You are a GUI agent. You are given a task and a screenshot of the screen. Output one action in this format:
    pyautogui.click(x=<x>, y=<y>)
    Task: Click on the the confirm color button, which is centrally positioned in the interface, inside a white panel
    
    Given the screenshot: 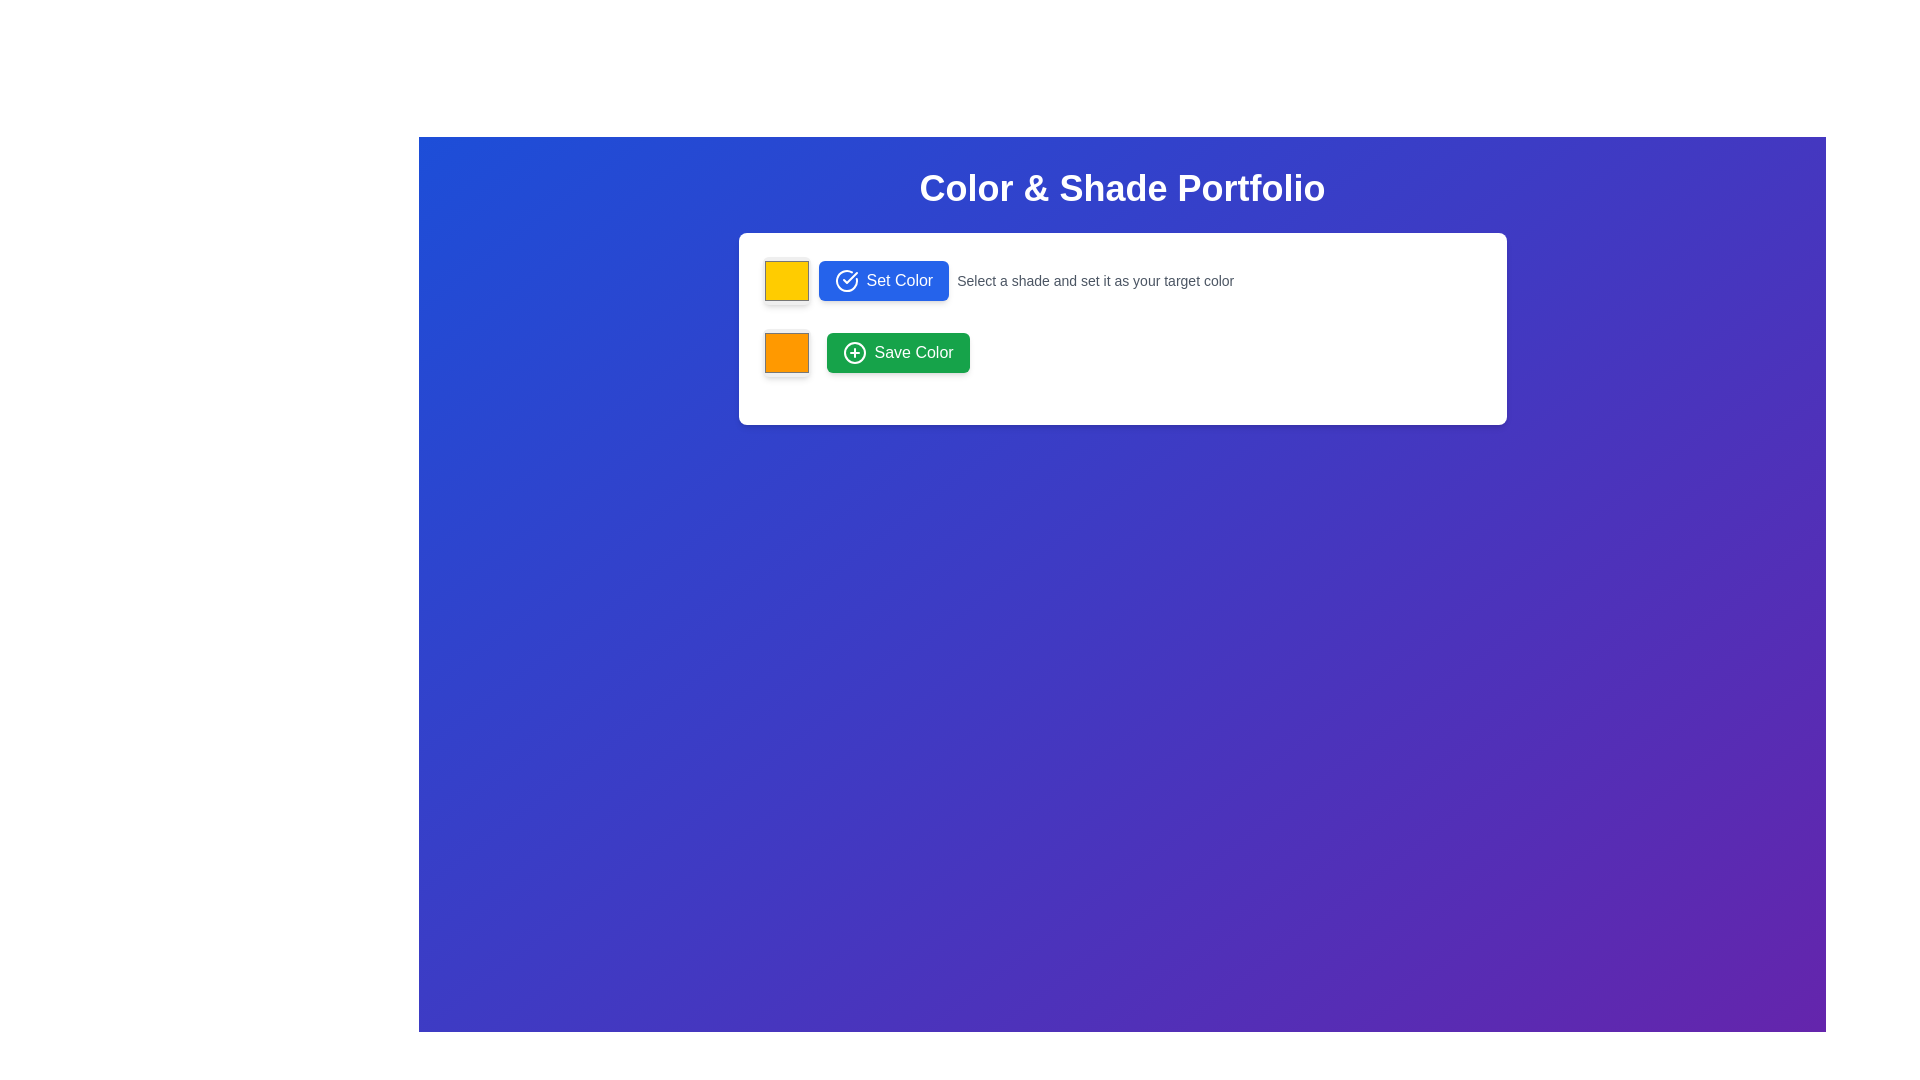 What is the action you would take?
    pyautogui.click(x=882, y=281)
    